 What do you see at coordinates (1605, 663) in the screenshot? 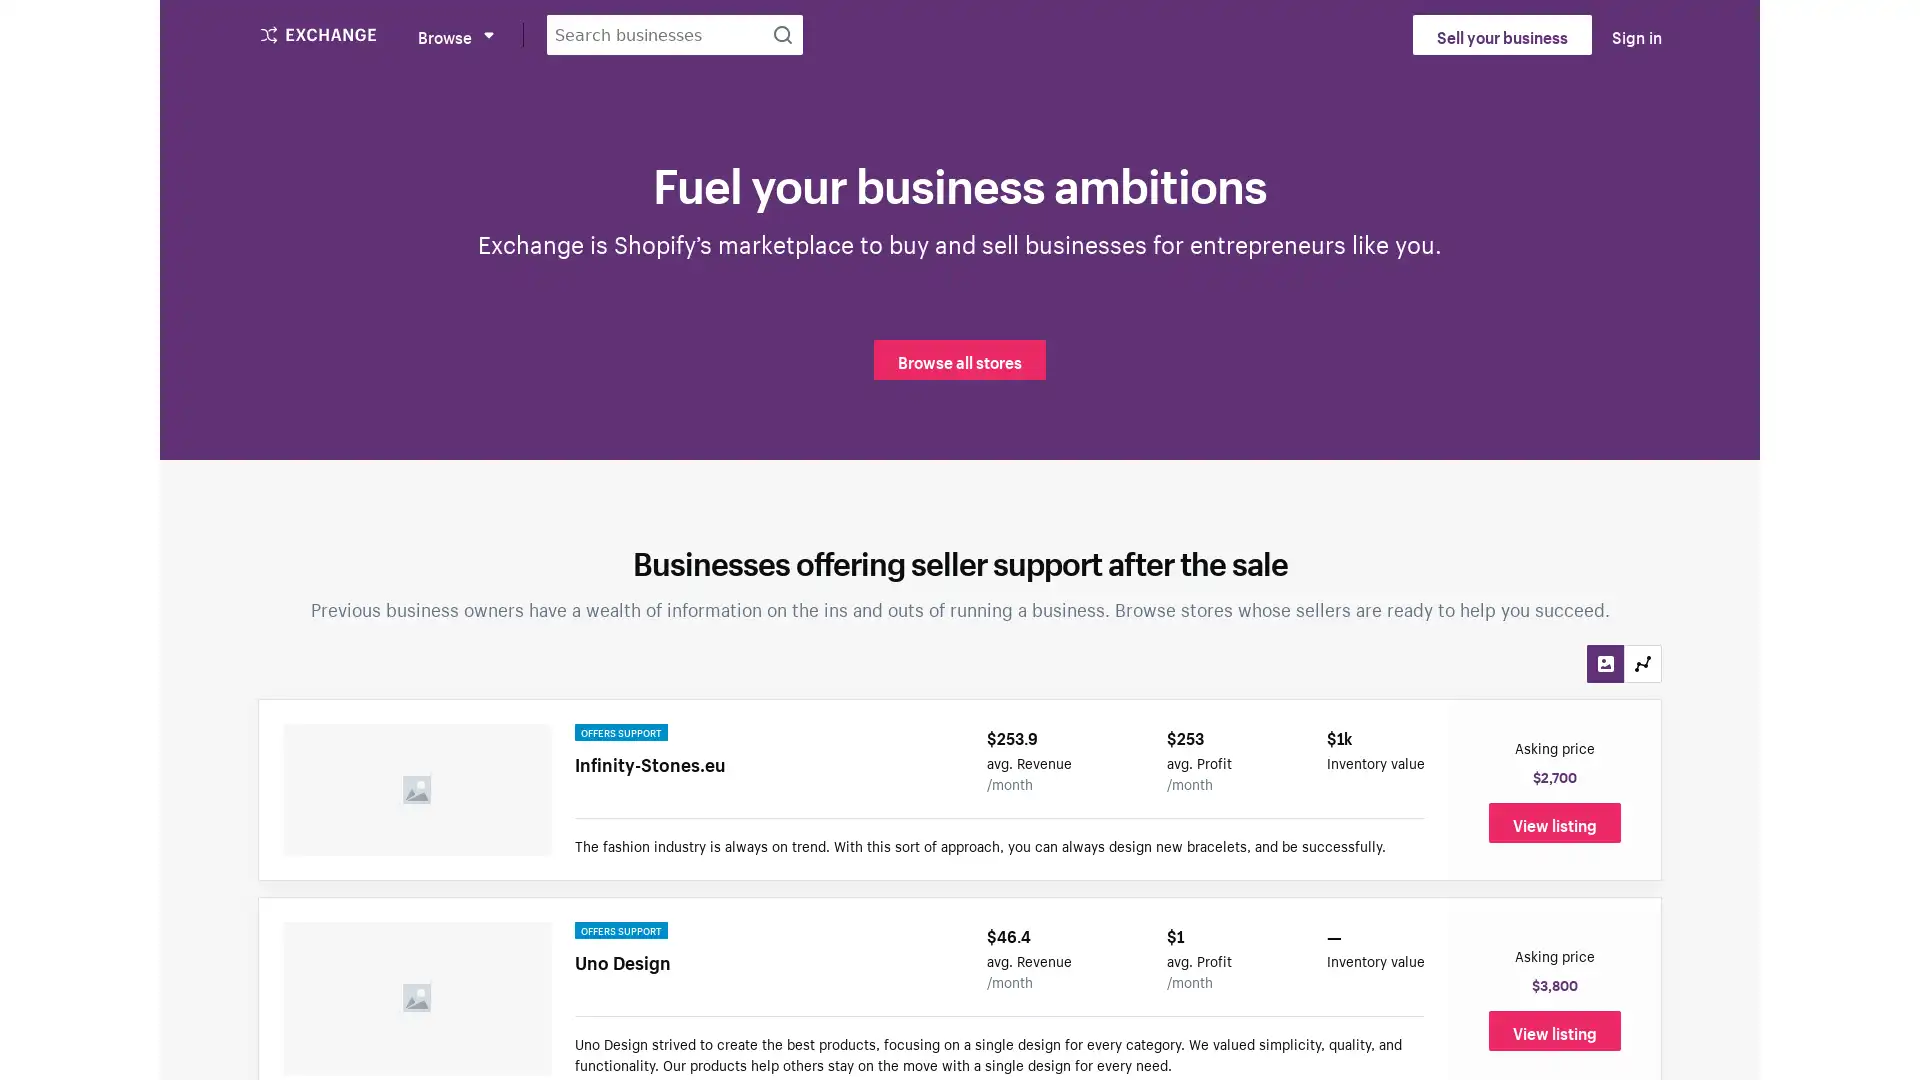
I see `toggle listing image` at bounding box center [1605, 663].